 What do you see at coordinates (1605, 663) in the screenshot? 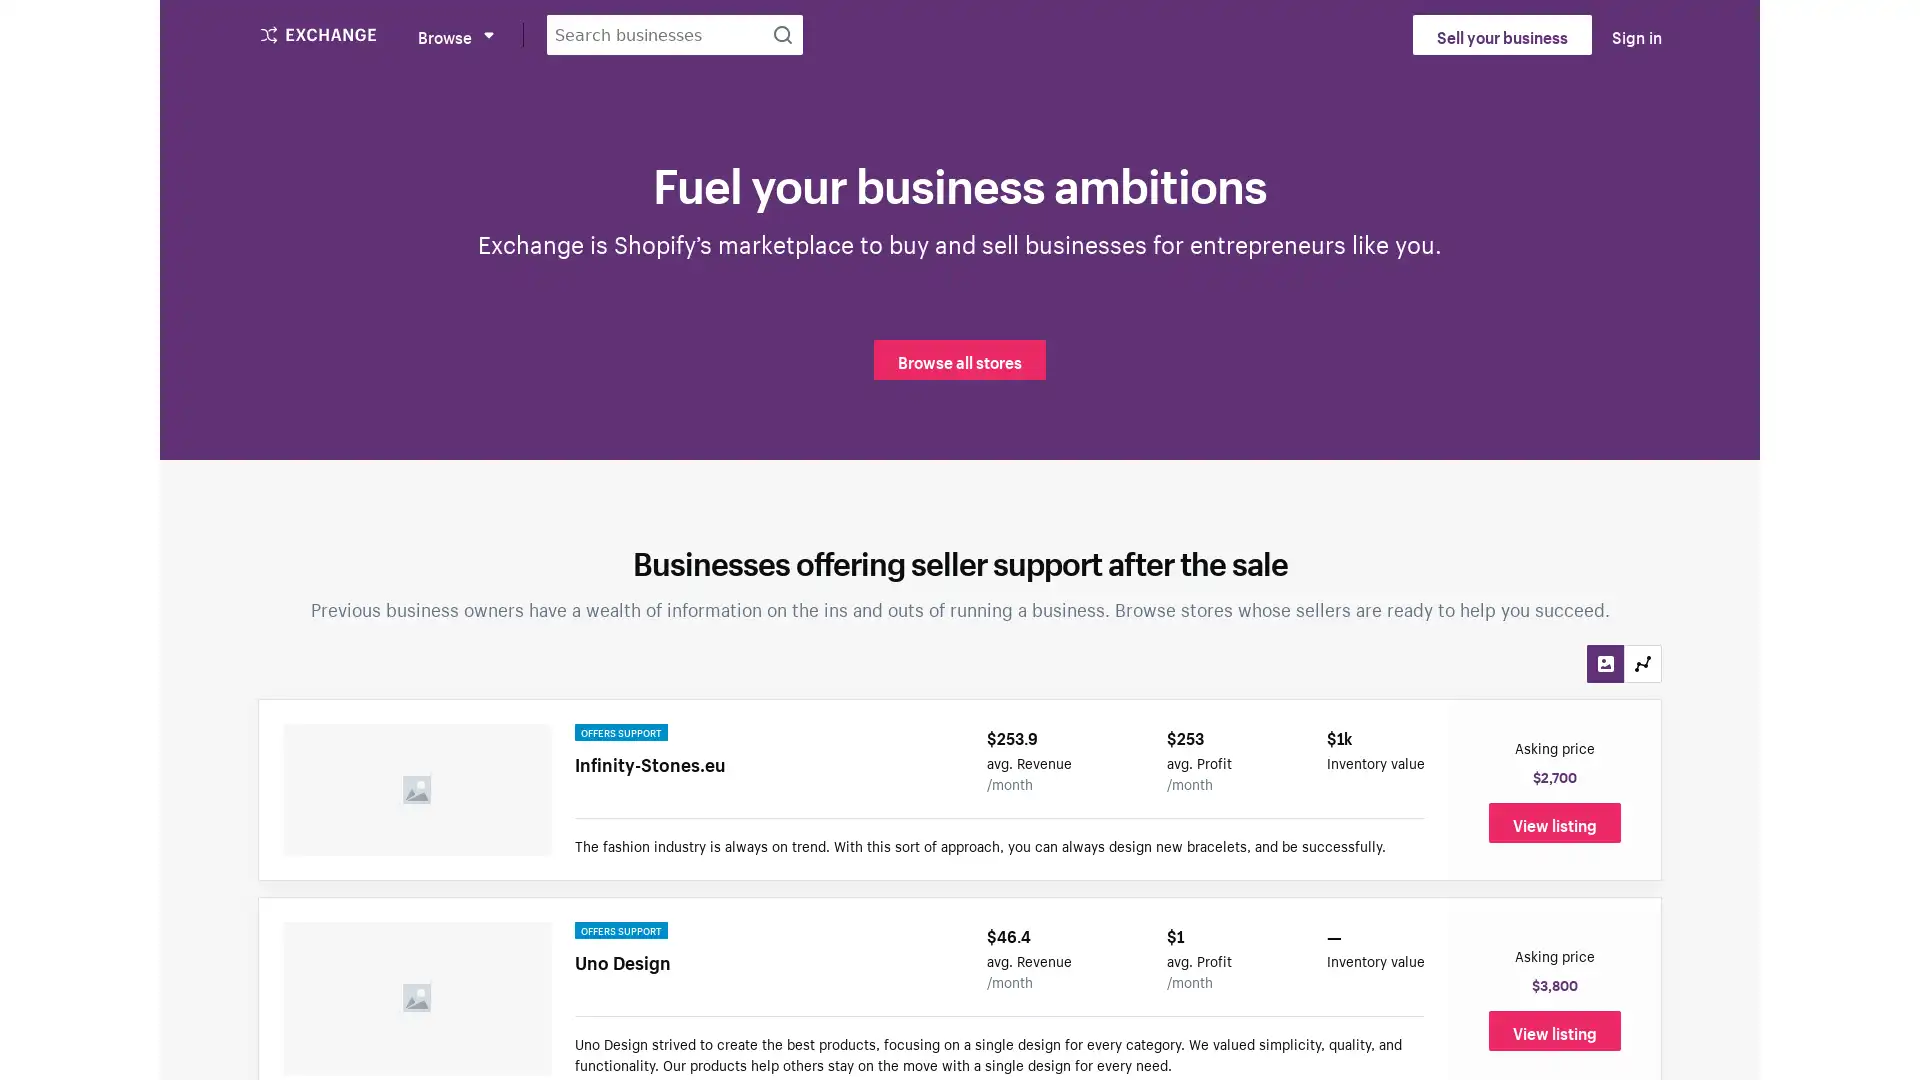
I see `toggle listing image` at bounding box center [1605, 663].